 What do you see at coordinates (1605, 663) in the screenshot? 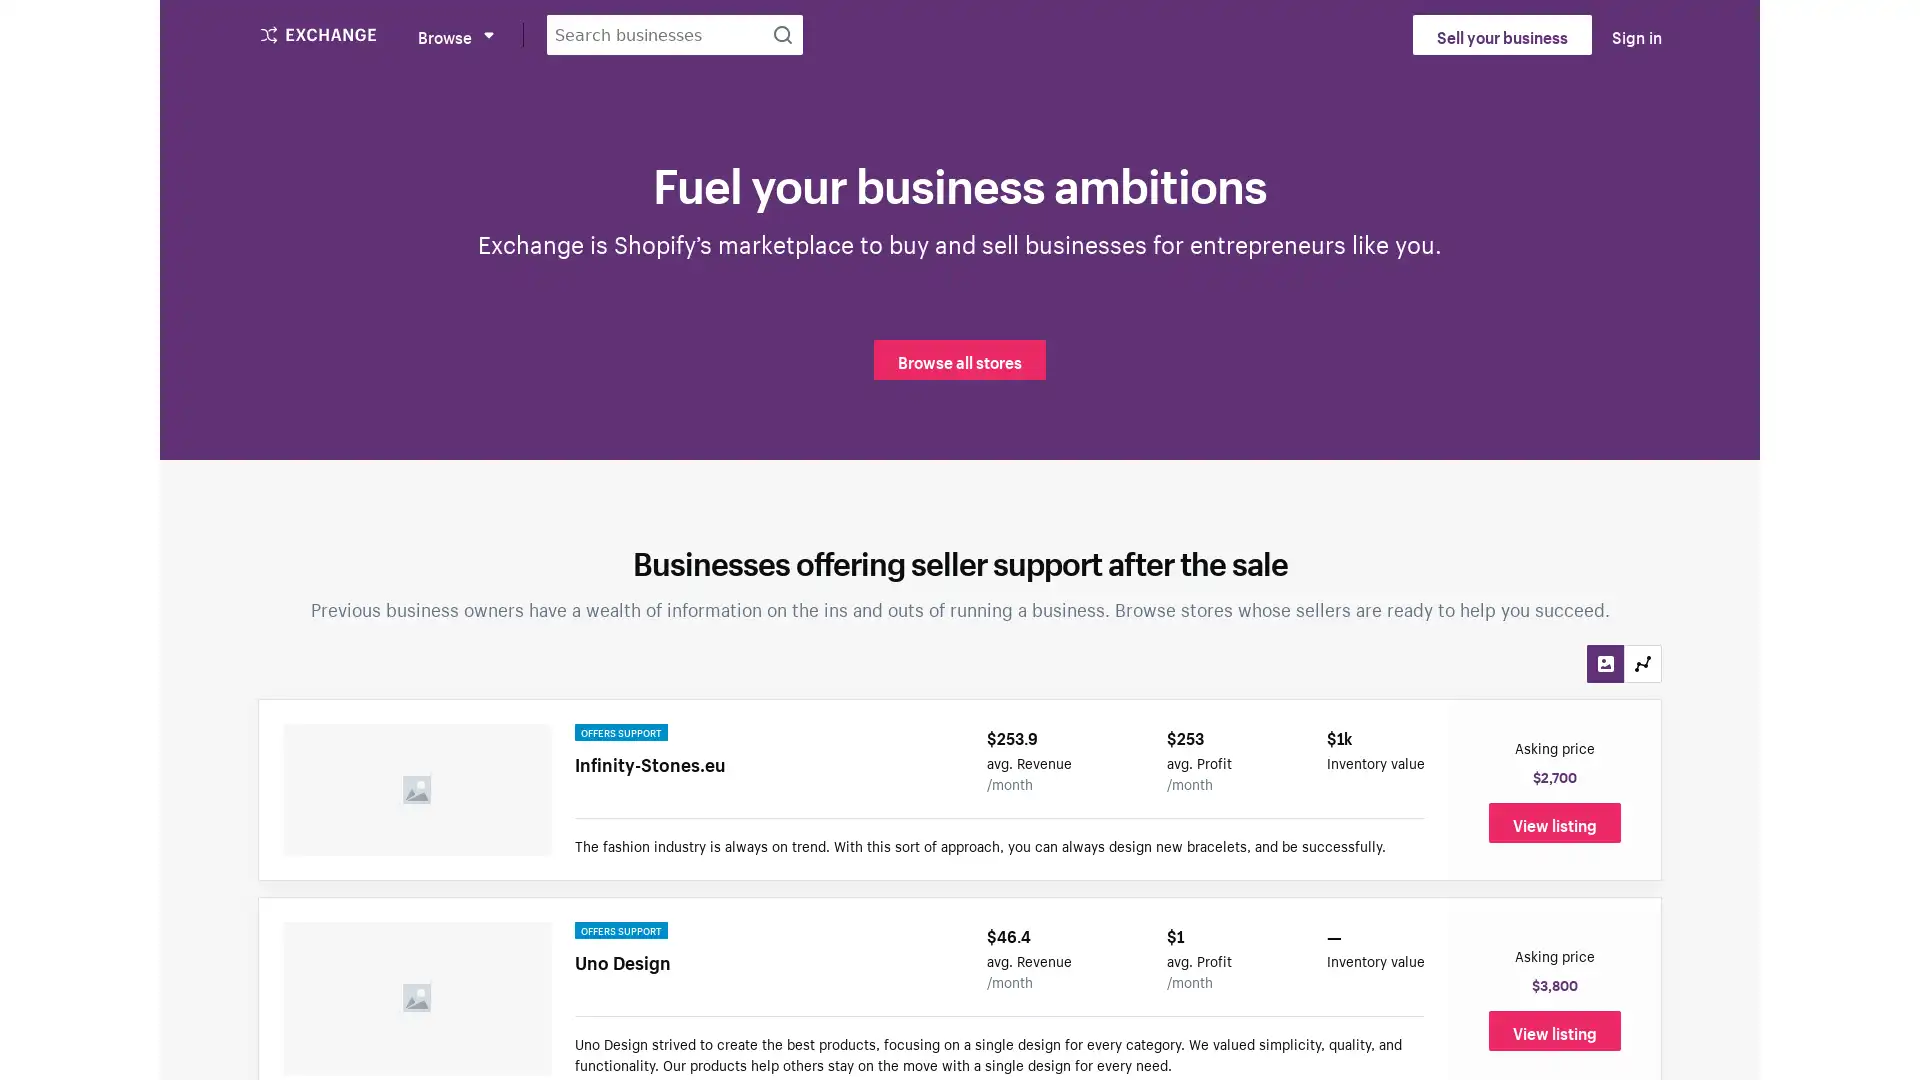
I see `toggle listing image` at bounding box center [1605, 663].